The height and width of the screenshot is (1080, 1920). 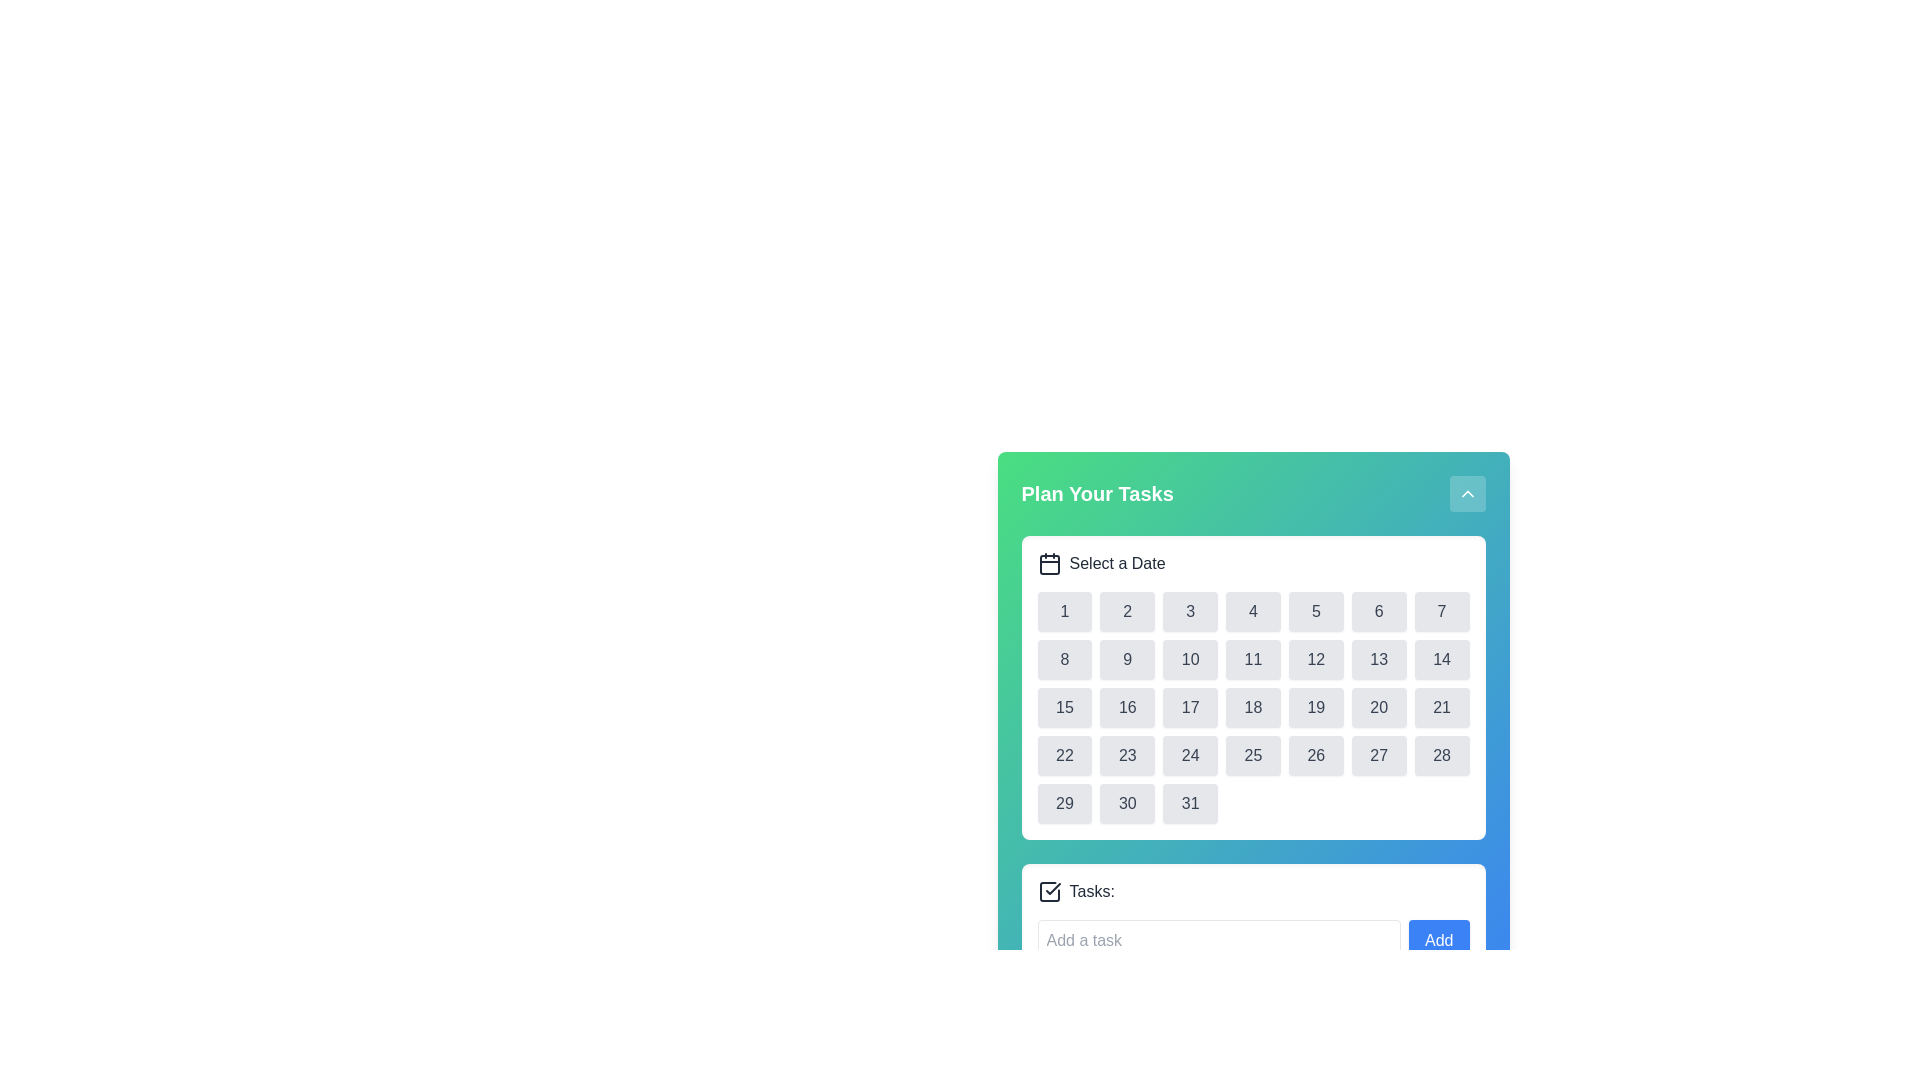 What do you see at coordinates (1190, 707) in the screenshot?
I see `the 17th button in the date picker` at bounding box center [1190, 707].